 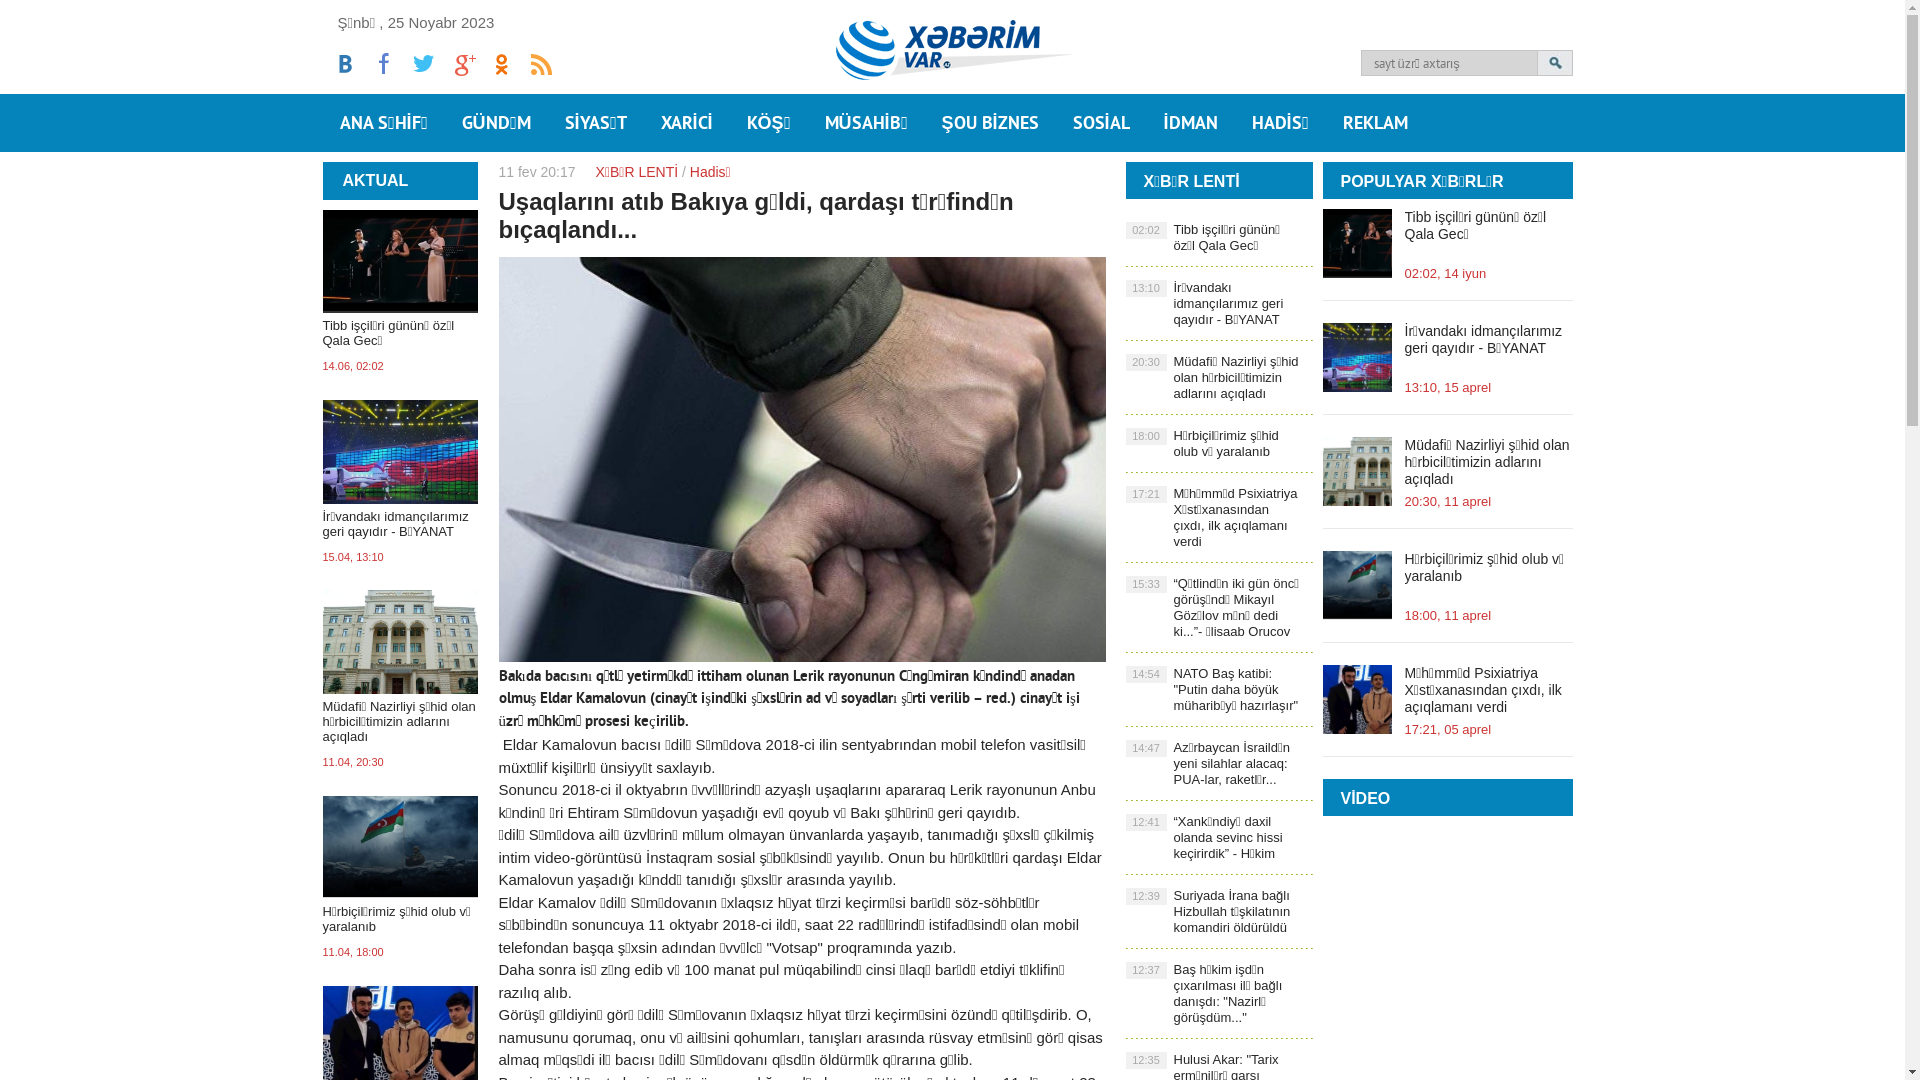 I want to click on 'REKLAM', so click(x=1374, y=123).